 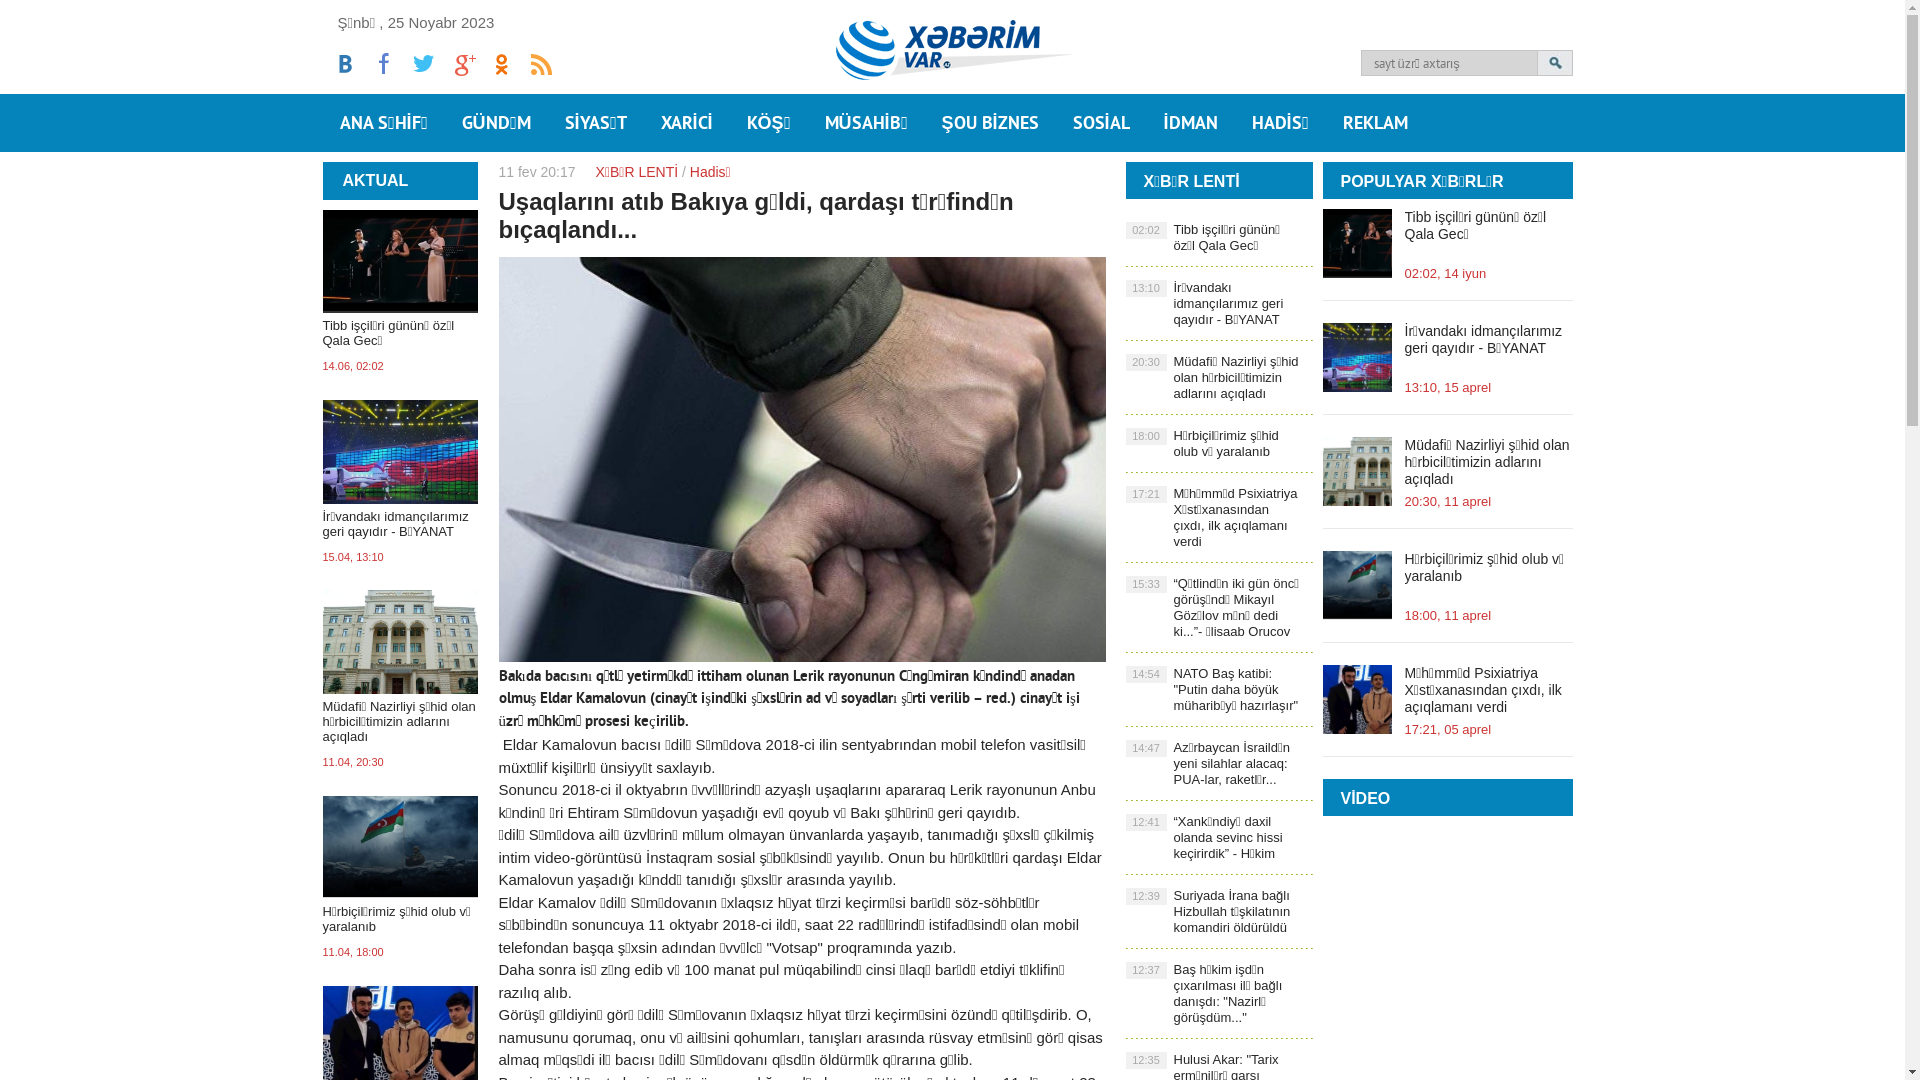 I want to click on 'REKLAM', so click(x=1374, y=123).